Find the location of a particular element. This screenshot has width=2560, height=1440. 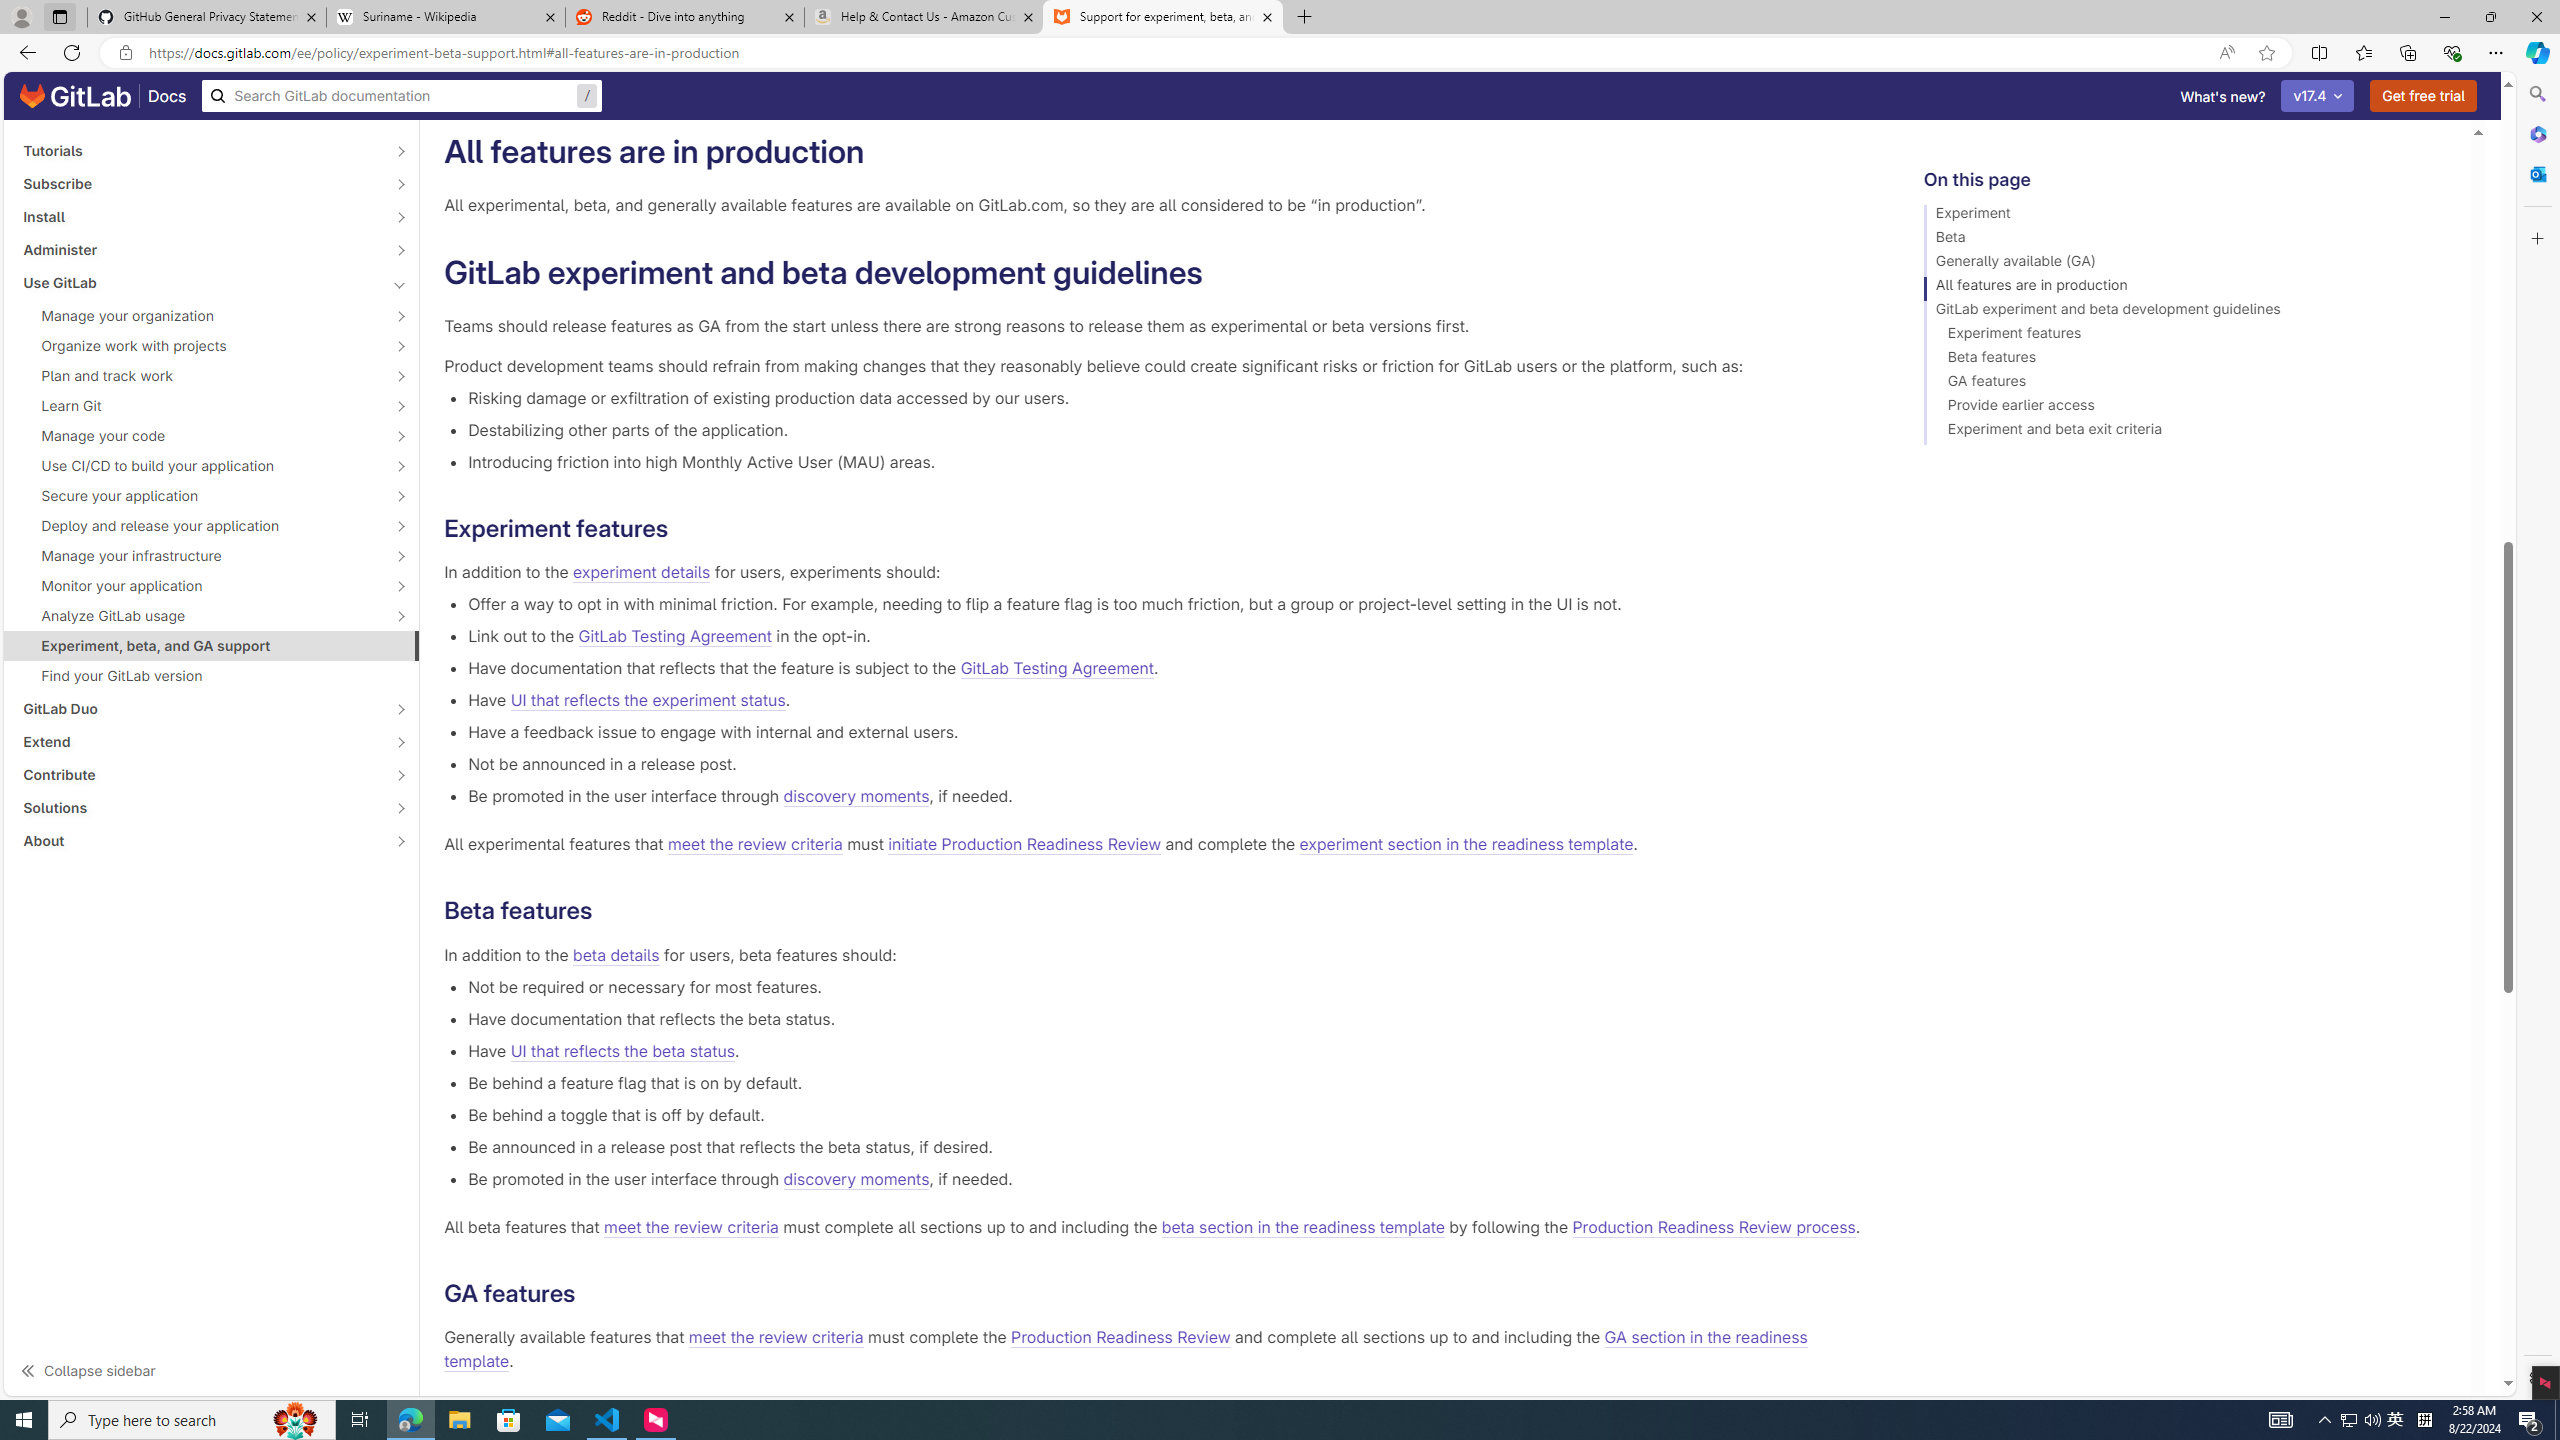

'GitLab documentation home Docs' is located at coordinates (102, 95).